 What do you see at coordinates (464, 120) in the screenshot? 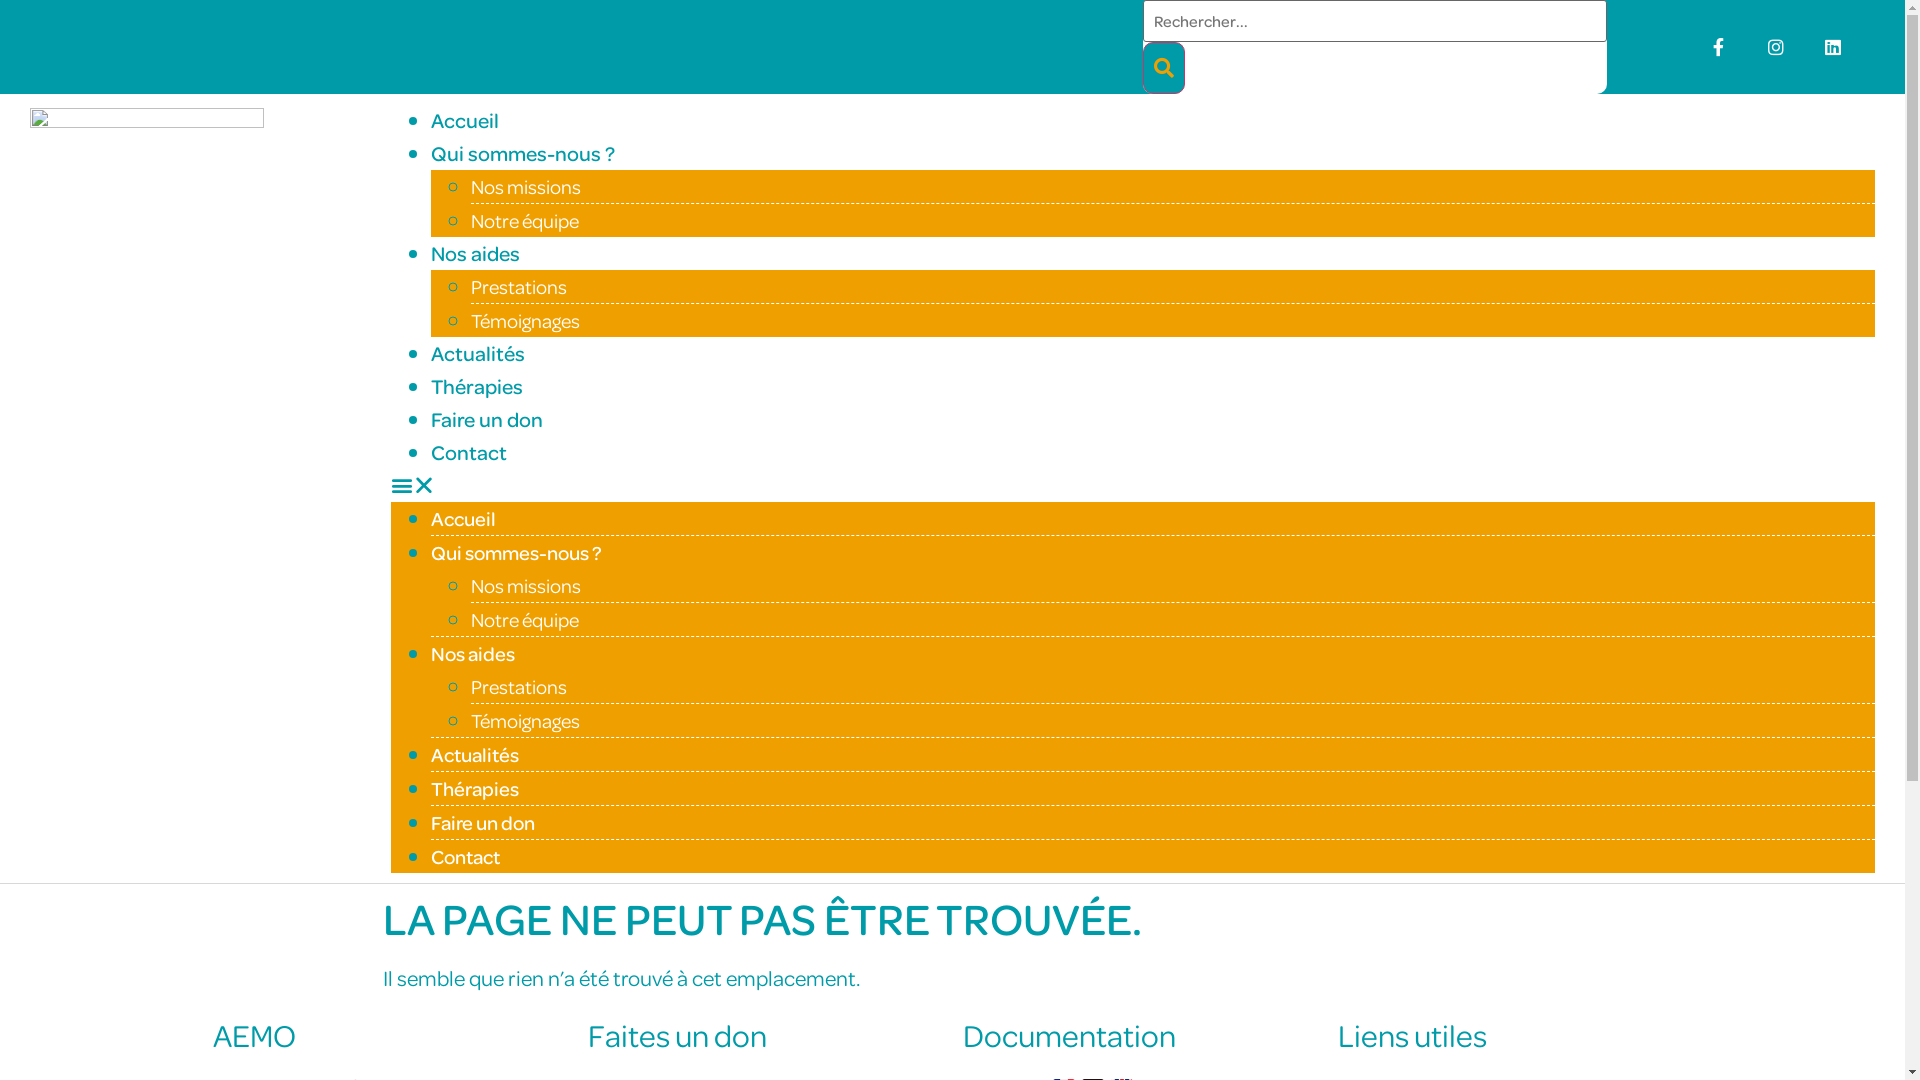
I see `'Accueil'` at bounding box center [464, 120].